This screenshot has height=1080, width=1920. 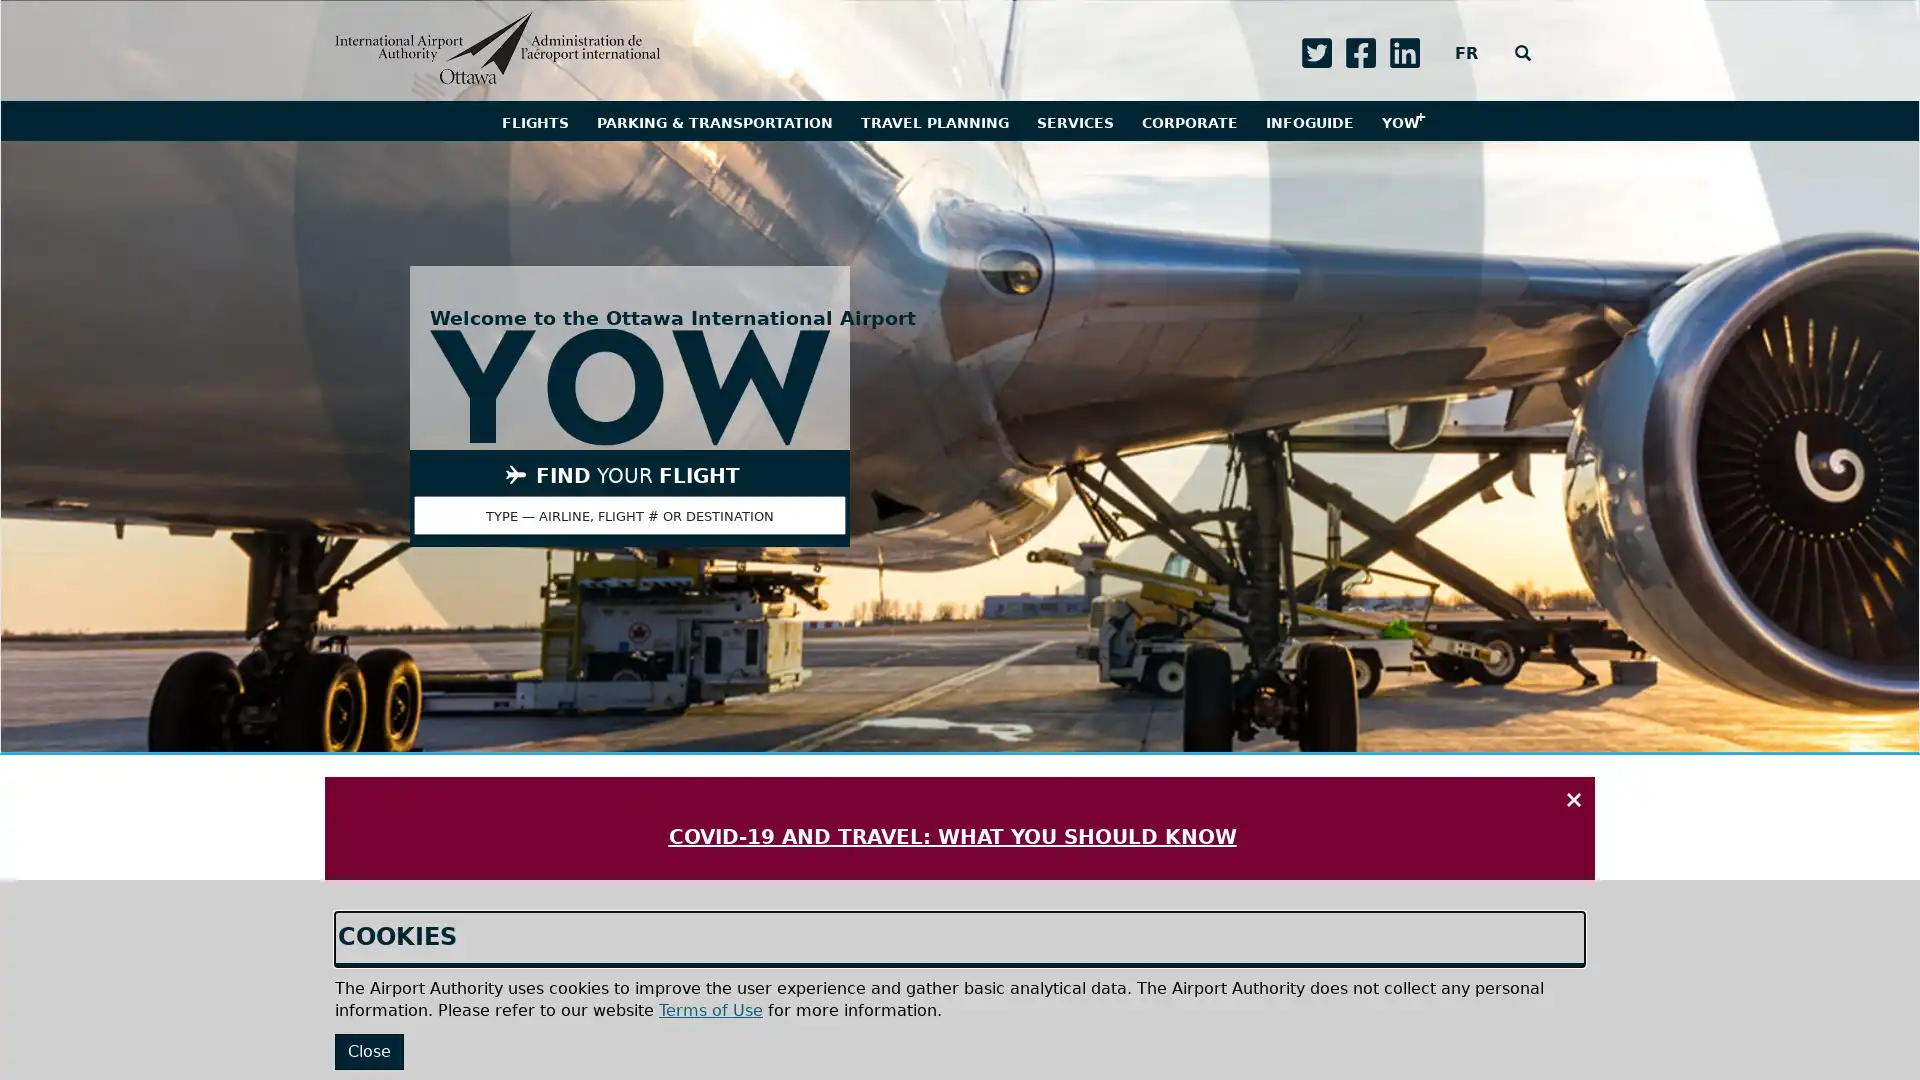 I want to click on Disable auto-refresh, so click(x=617, y=1052).